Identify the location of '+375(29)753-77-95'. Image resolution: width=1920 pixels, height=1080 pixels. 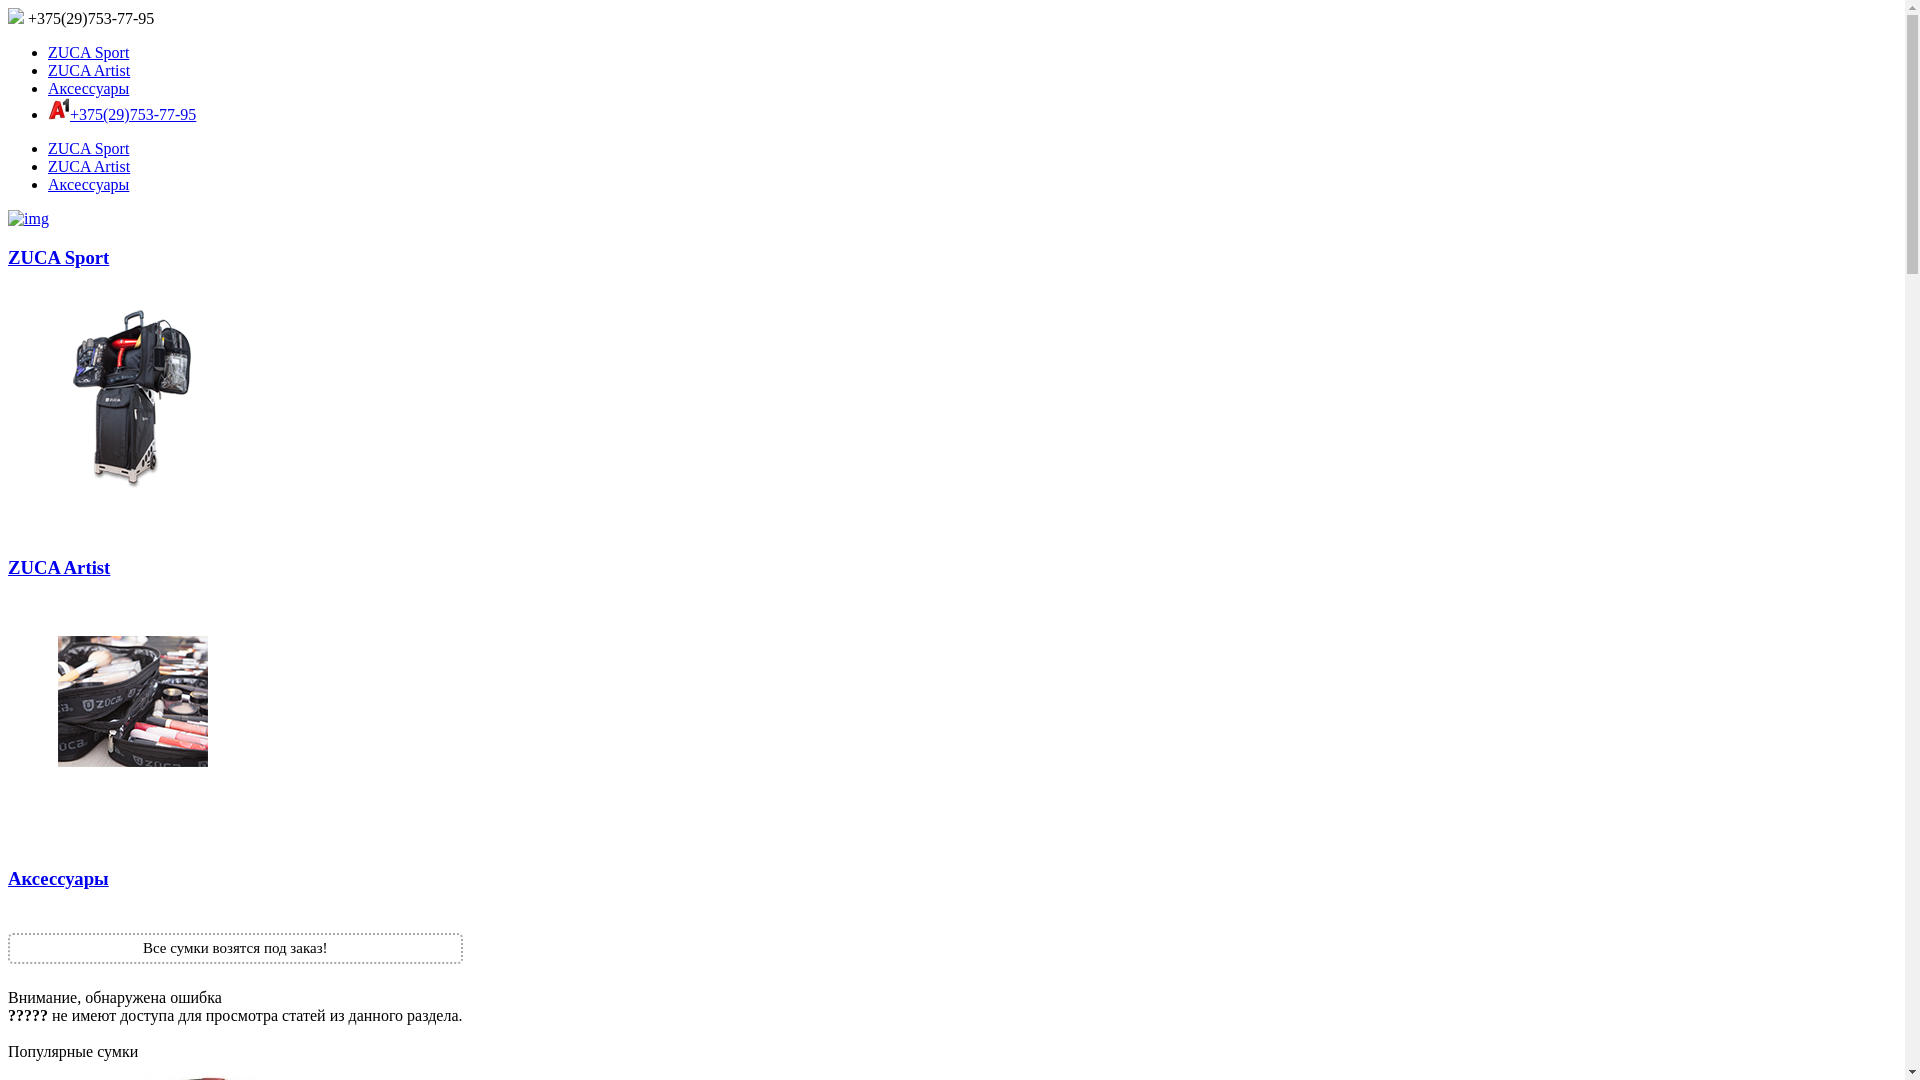
(80, 18).